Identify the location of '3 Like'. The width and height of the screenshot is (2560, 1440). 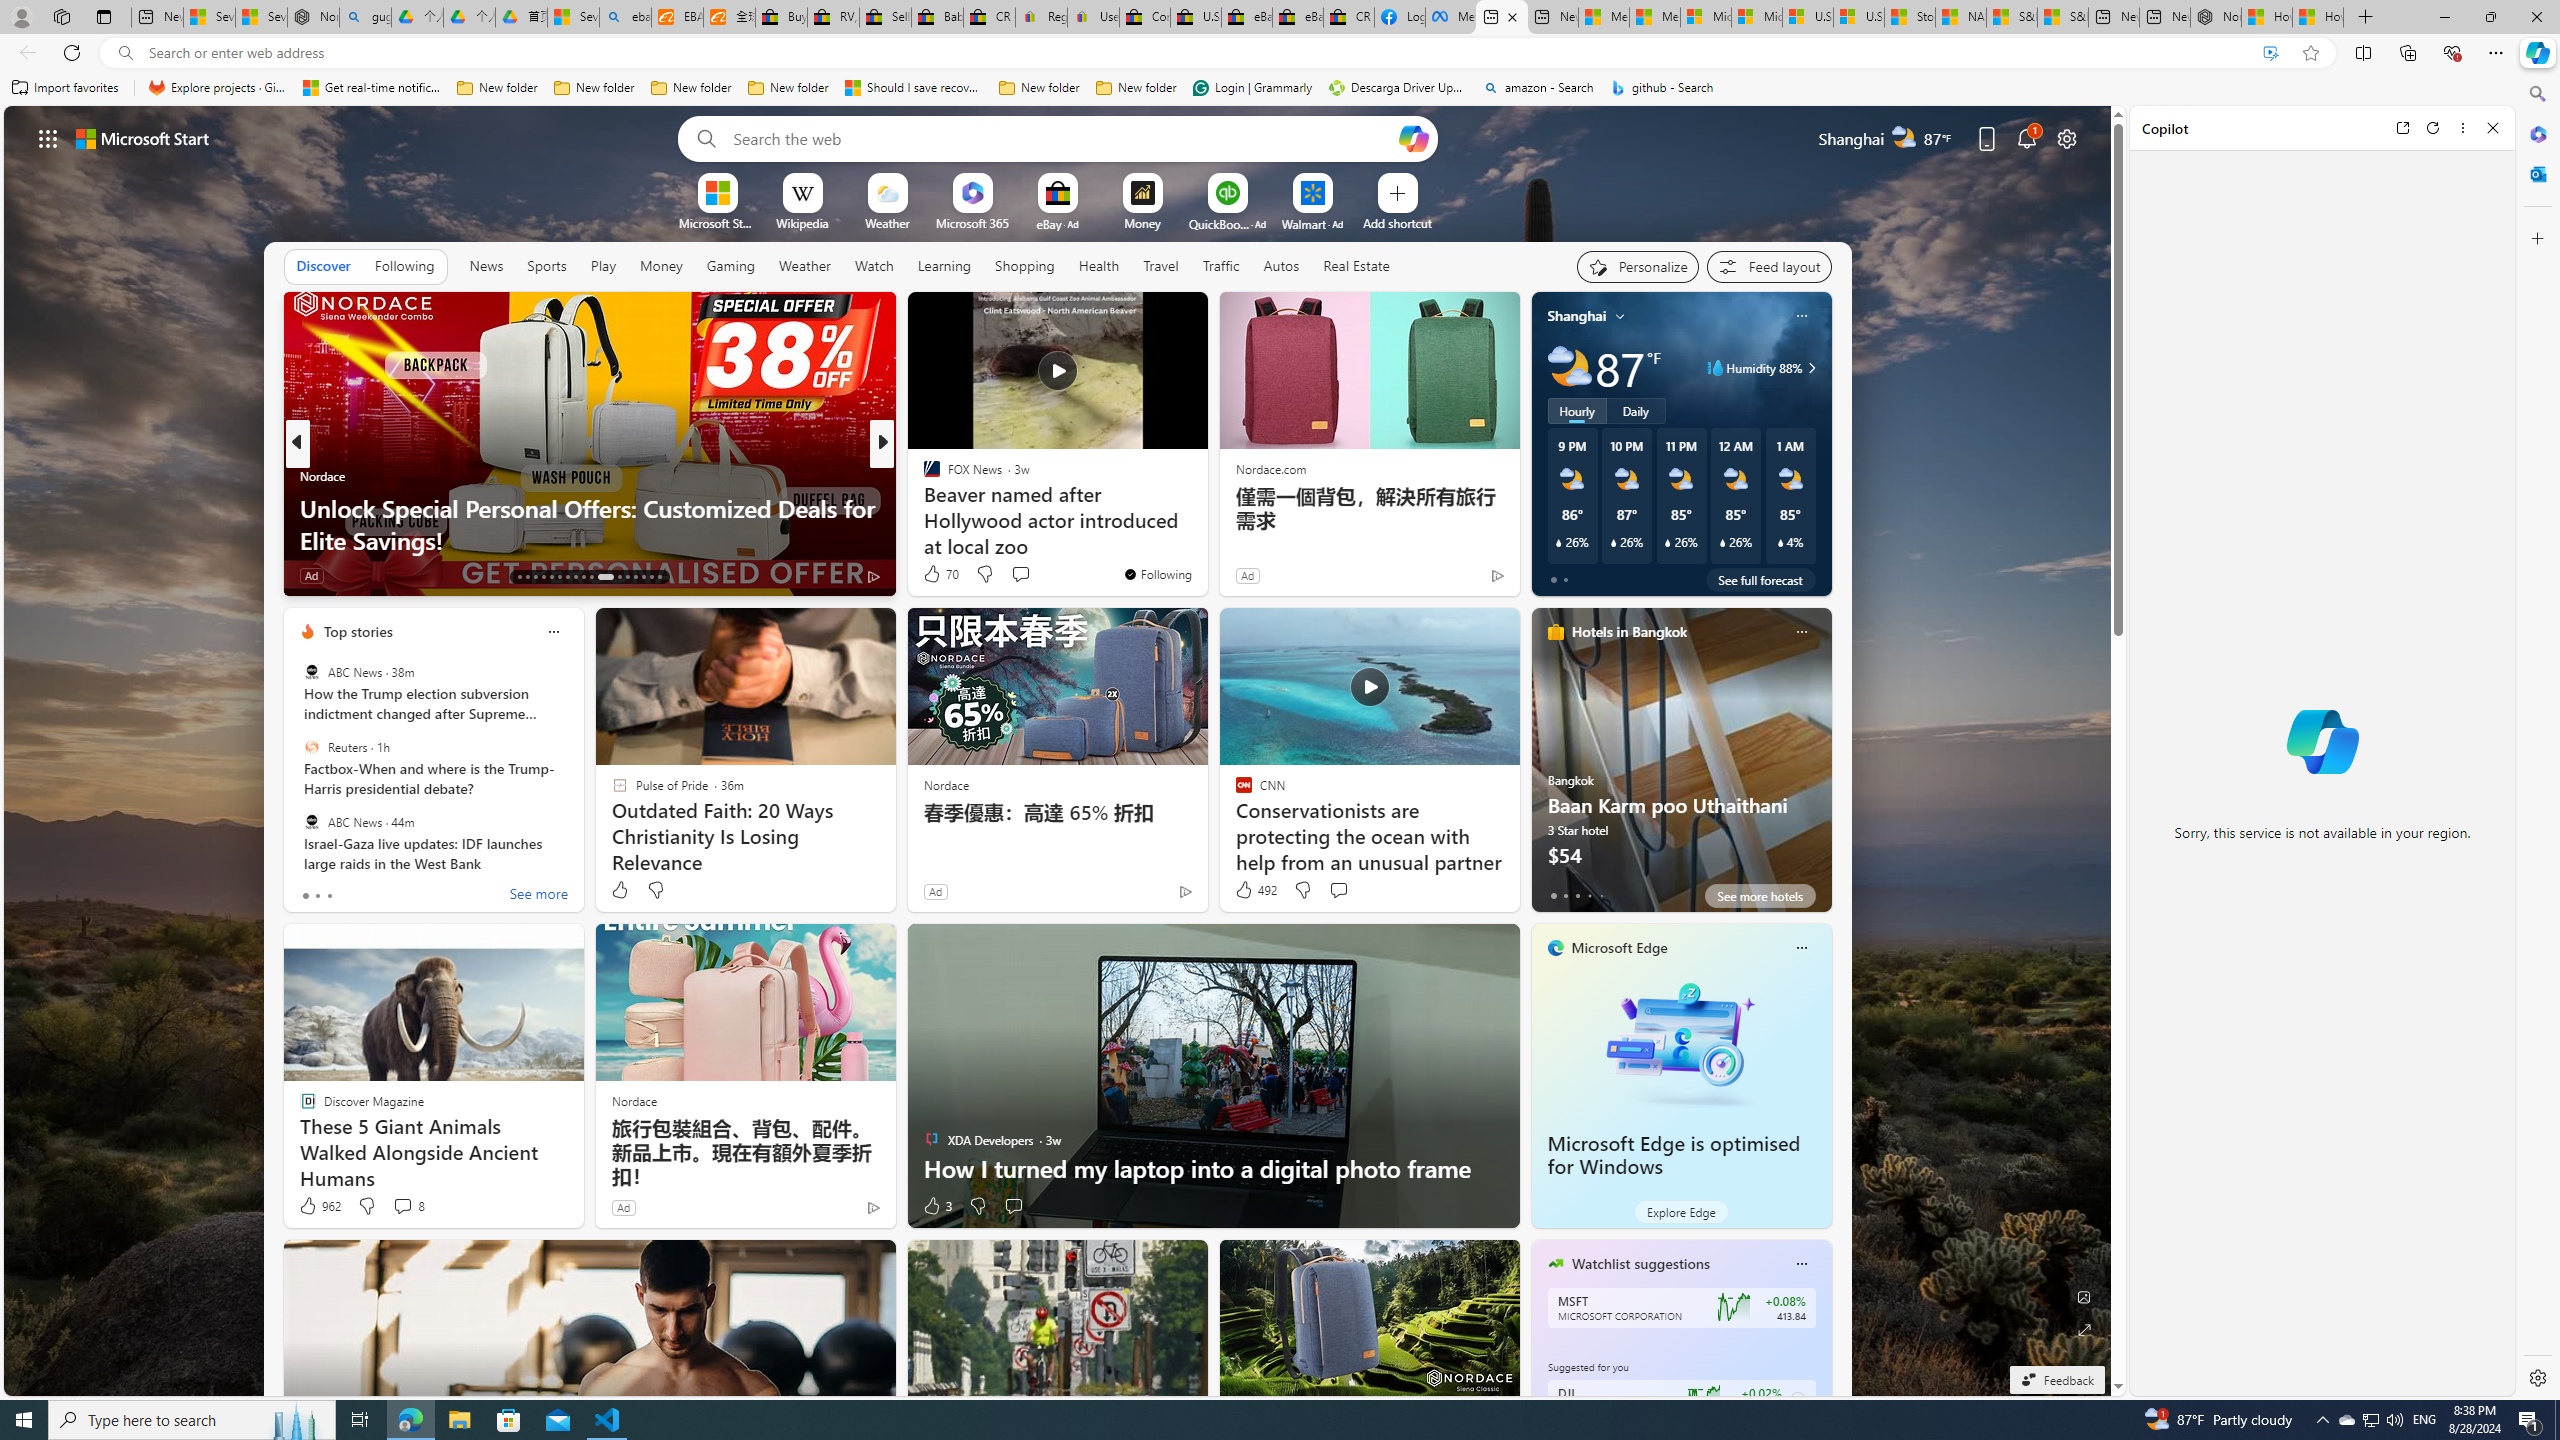
(935, 1206).